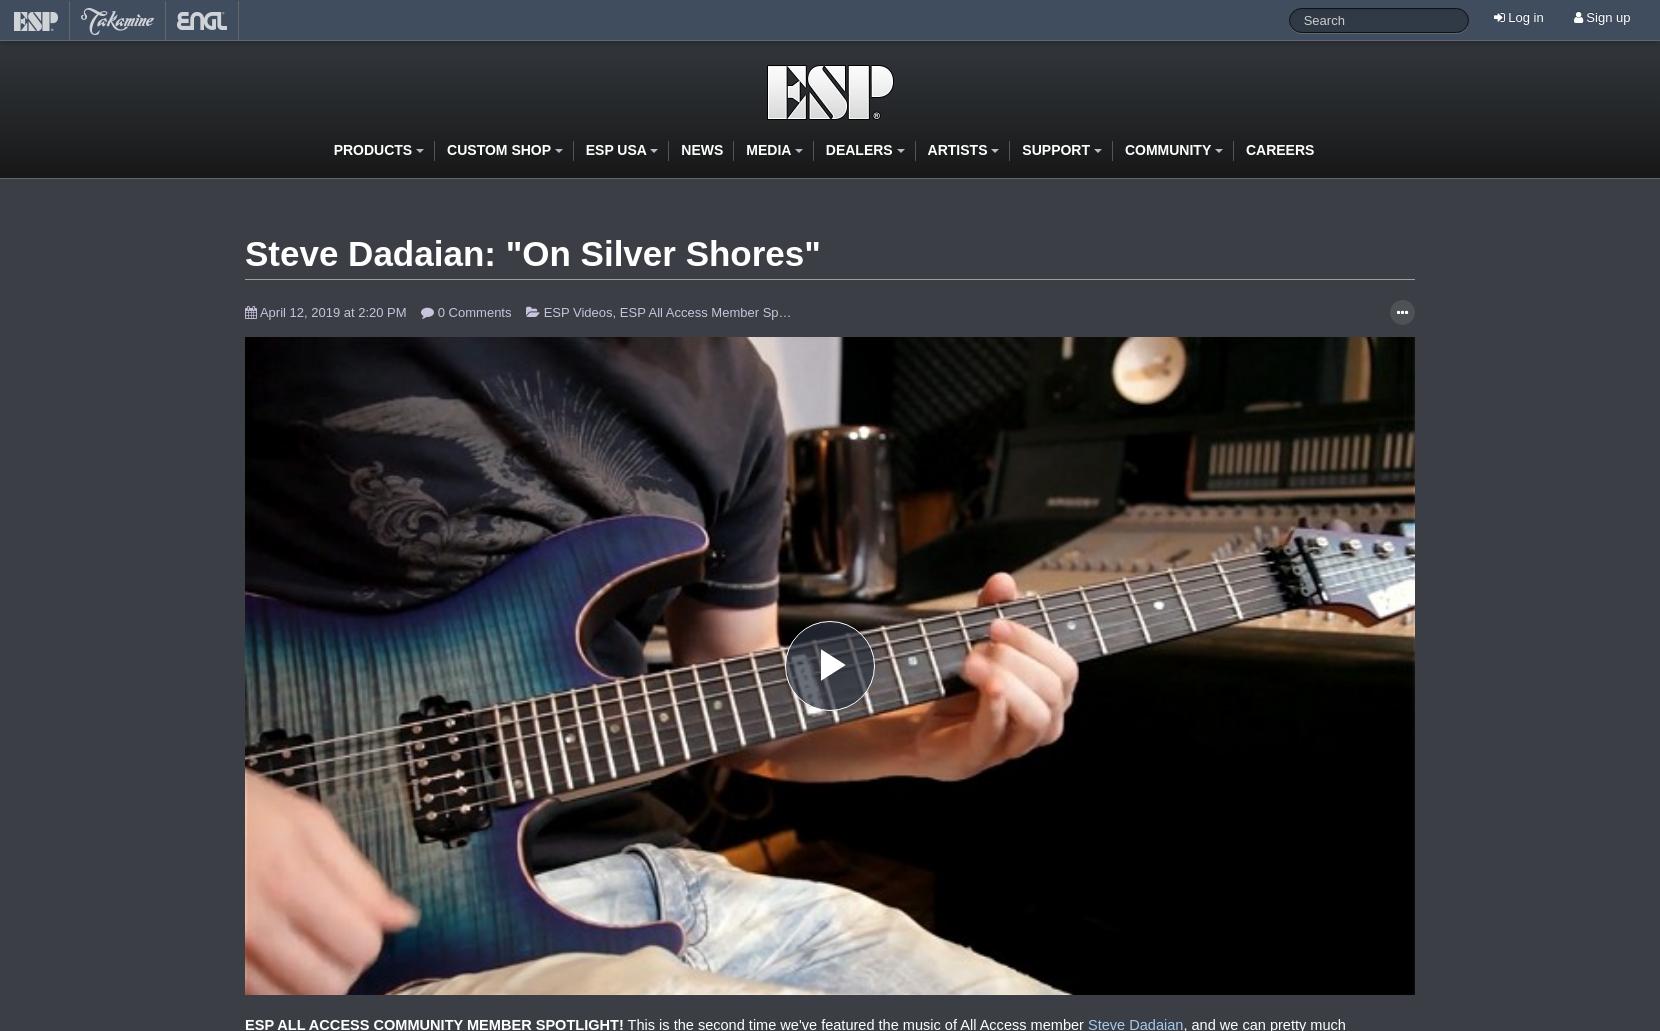 This screenshot has width=1660, height=1031. I want to click on 'Careers', so click(1278, 147).